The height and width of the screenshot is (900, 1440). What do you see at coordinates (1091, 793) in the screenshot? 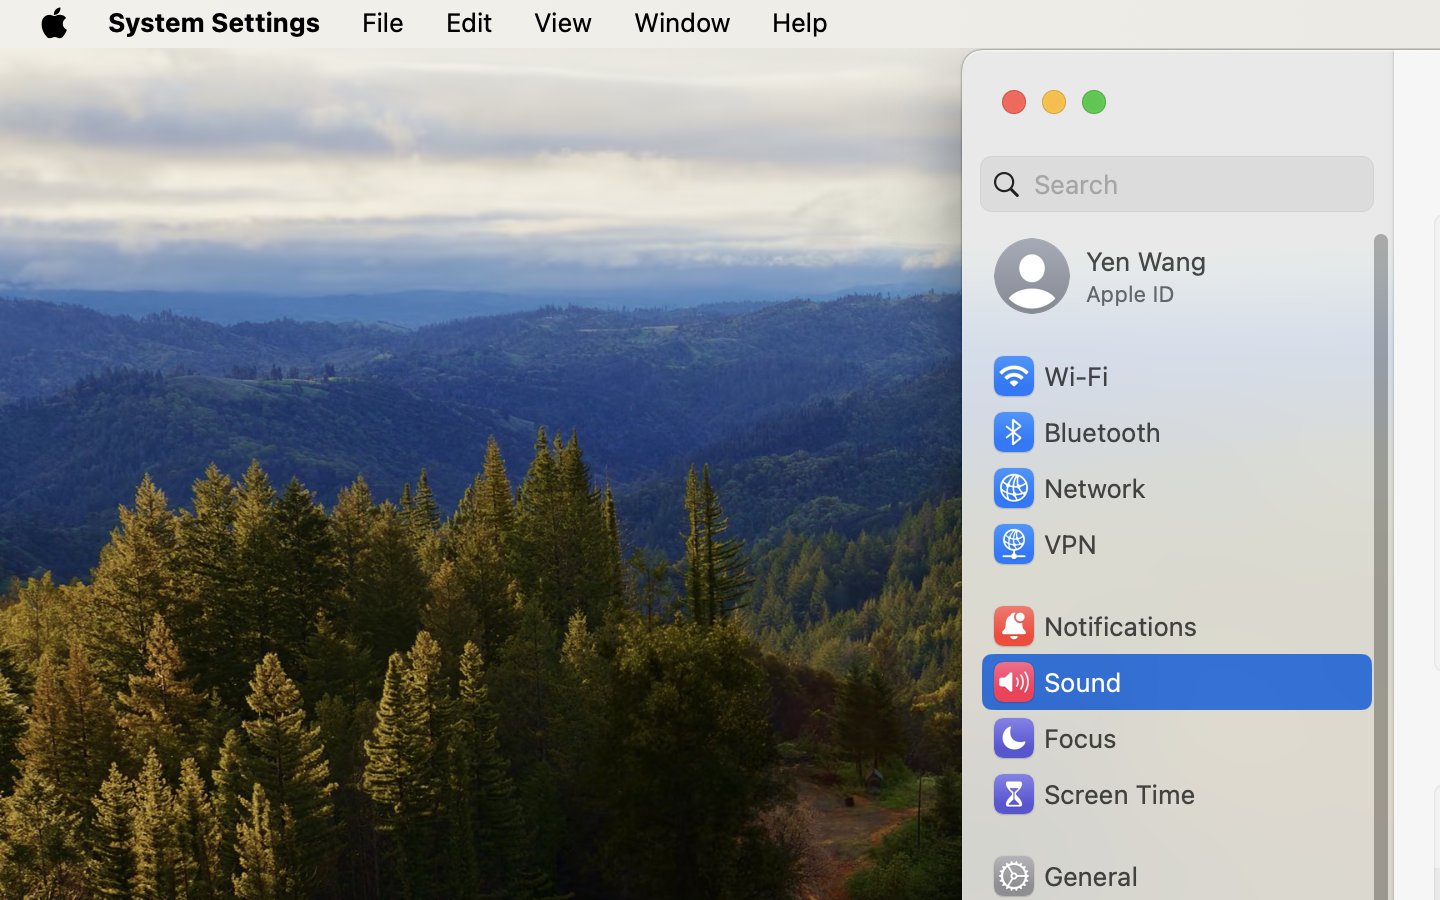
I see `'Screen Time'` at bounding box center [1091, 793].